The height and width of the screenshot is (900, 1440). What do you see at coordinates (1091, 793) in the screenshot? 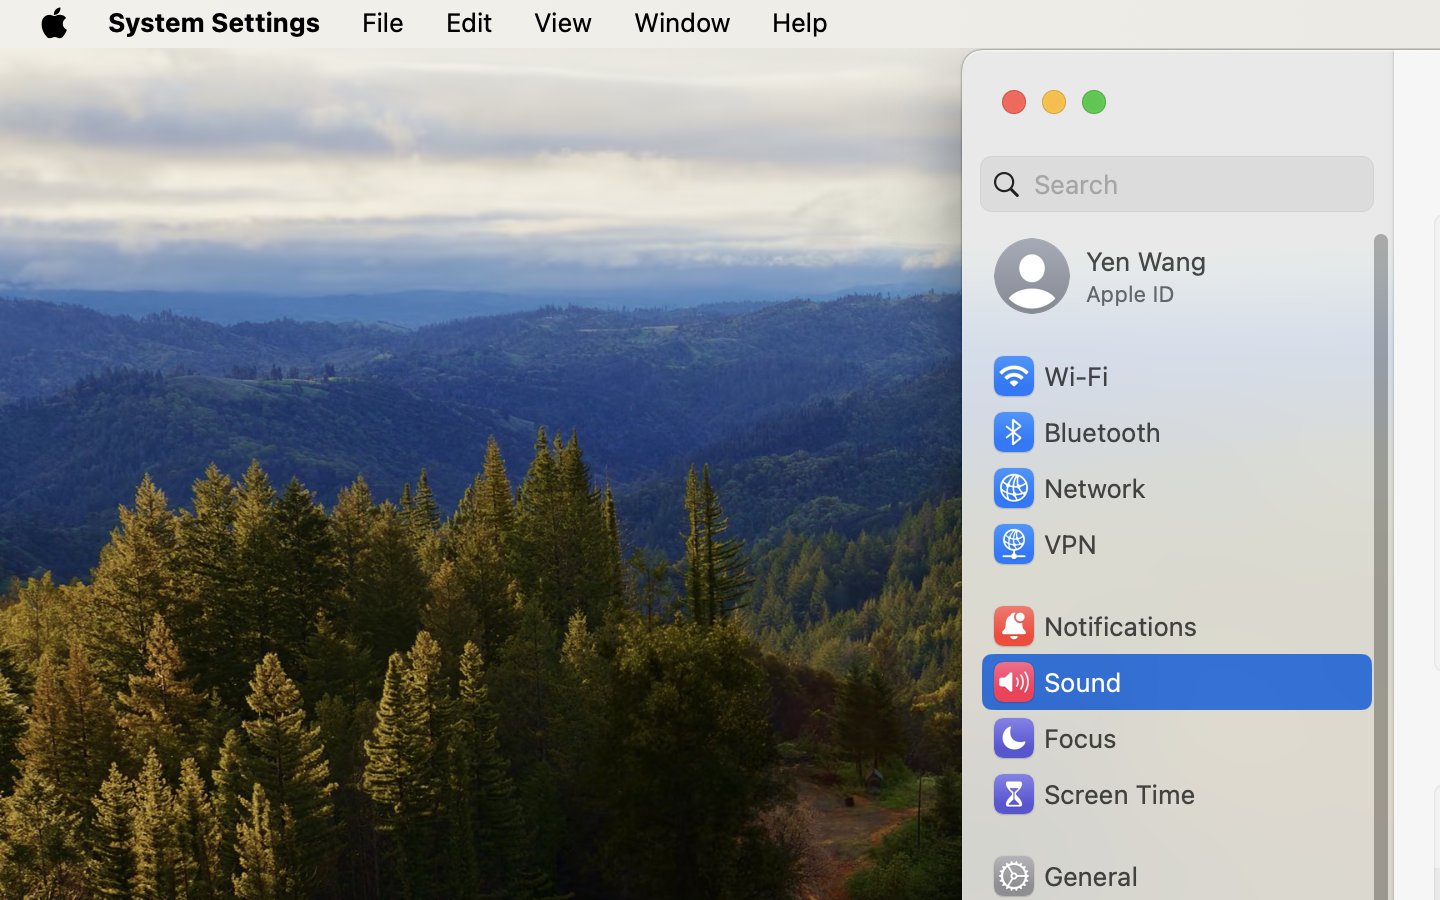
I see `'Screen Time'` at bounding box center [1091, 793].